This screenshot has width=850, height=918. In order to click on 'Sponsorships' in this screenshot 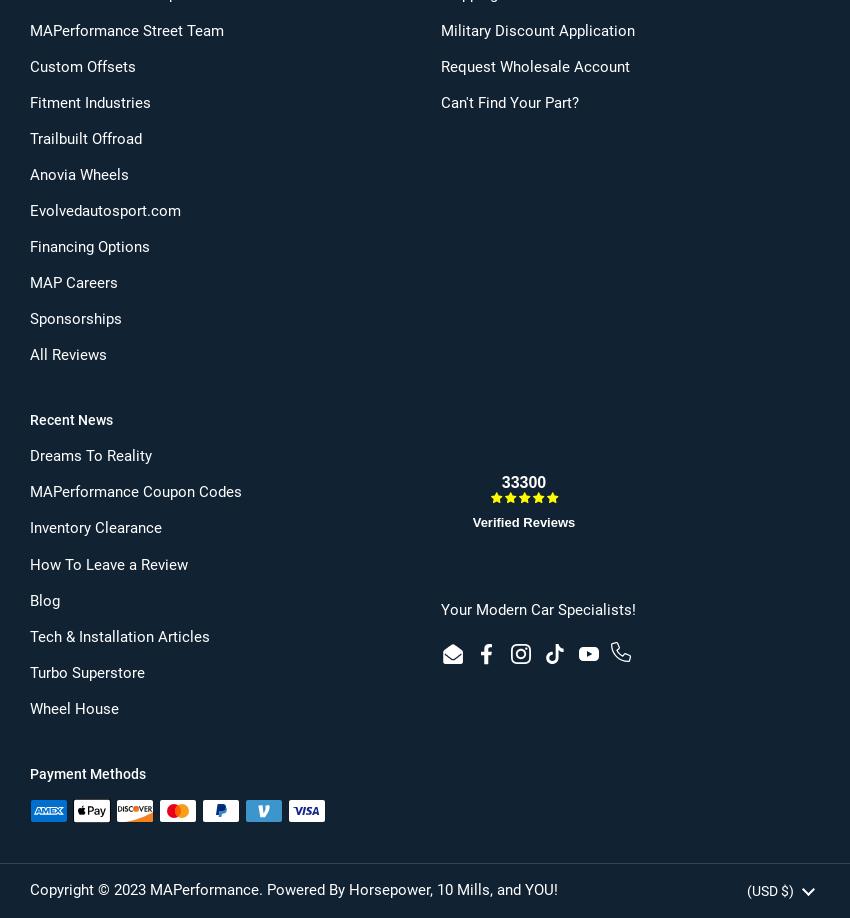, I will do `click(75, 319)`.